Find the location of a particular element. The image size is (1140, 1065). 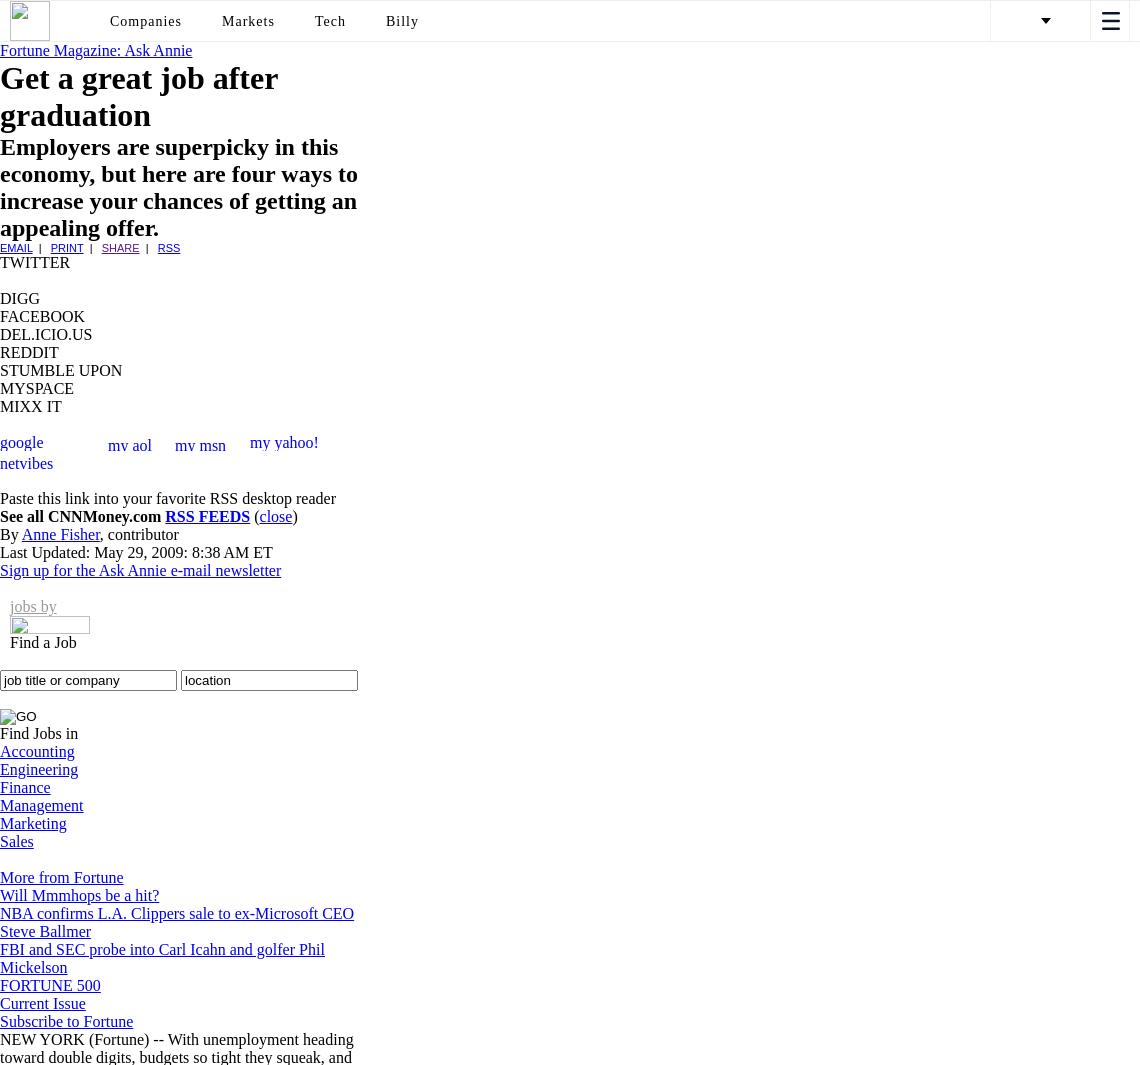

'FORTUNE 500' is located at coordinates (50, 985).